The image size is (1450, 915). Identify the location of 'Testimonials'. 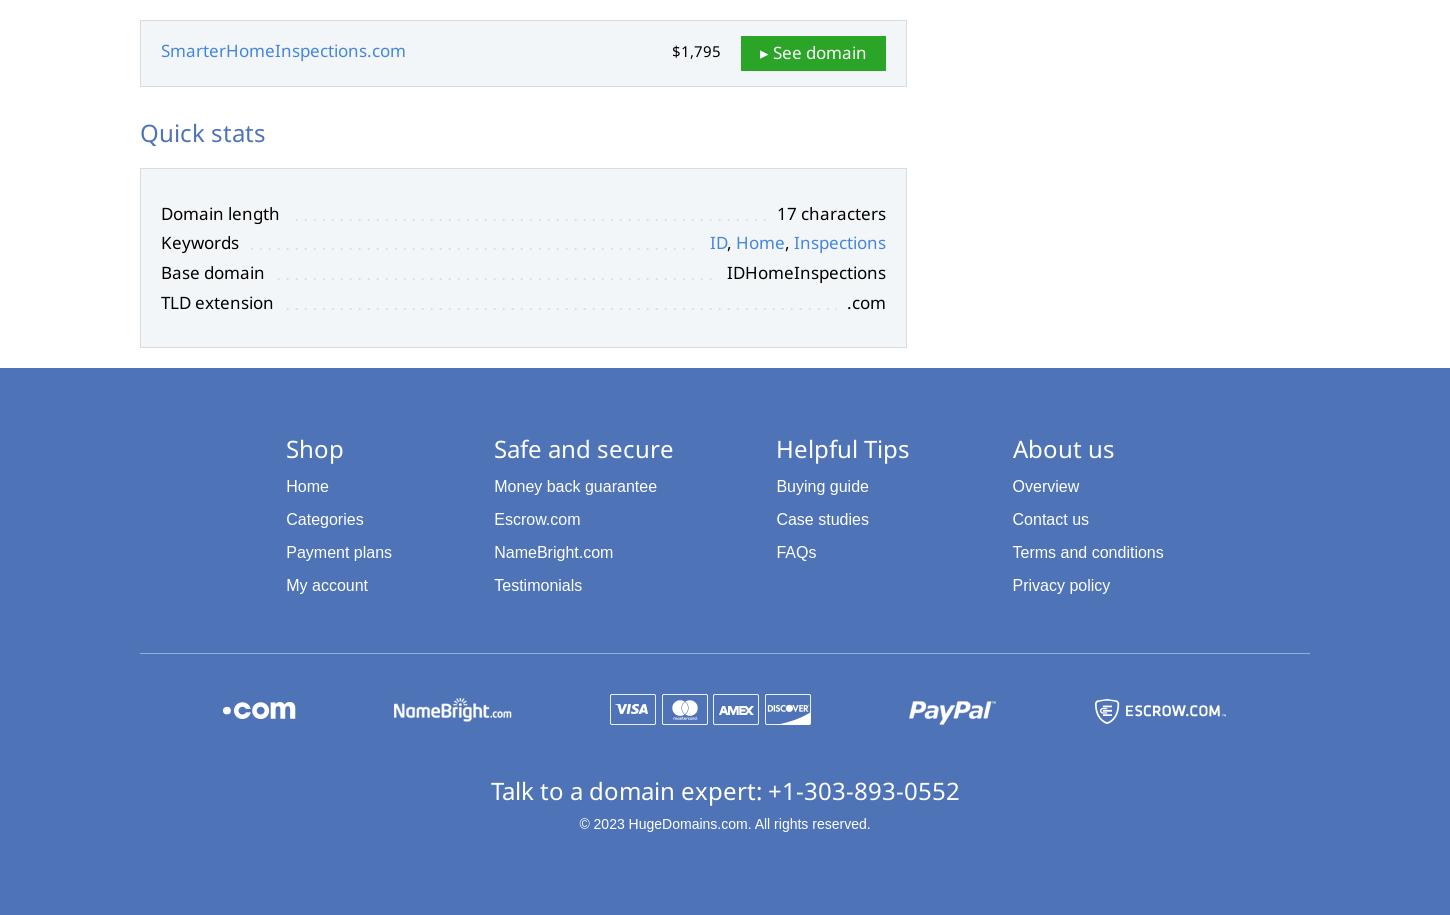
(537, 583).